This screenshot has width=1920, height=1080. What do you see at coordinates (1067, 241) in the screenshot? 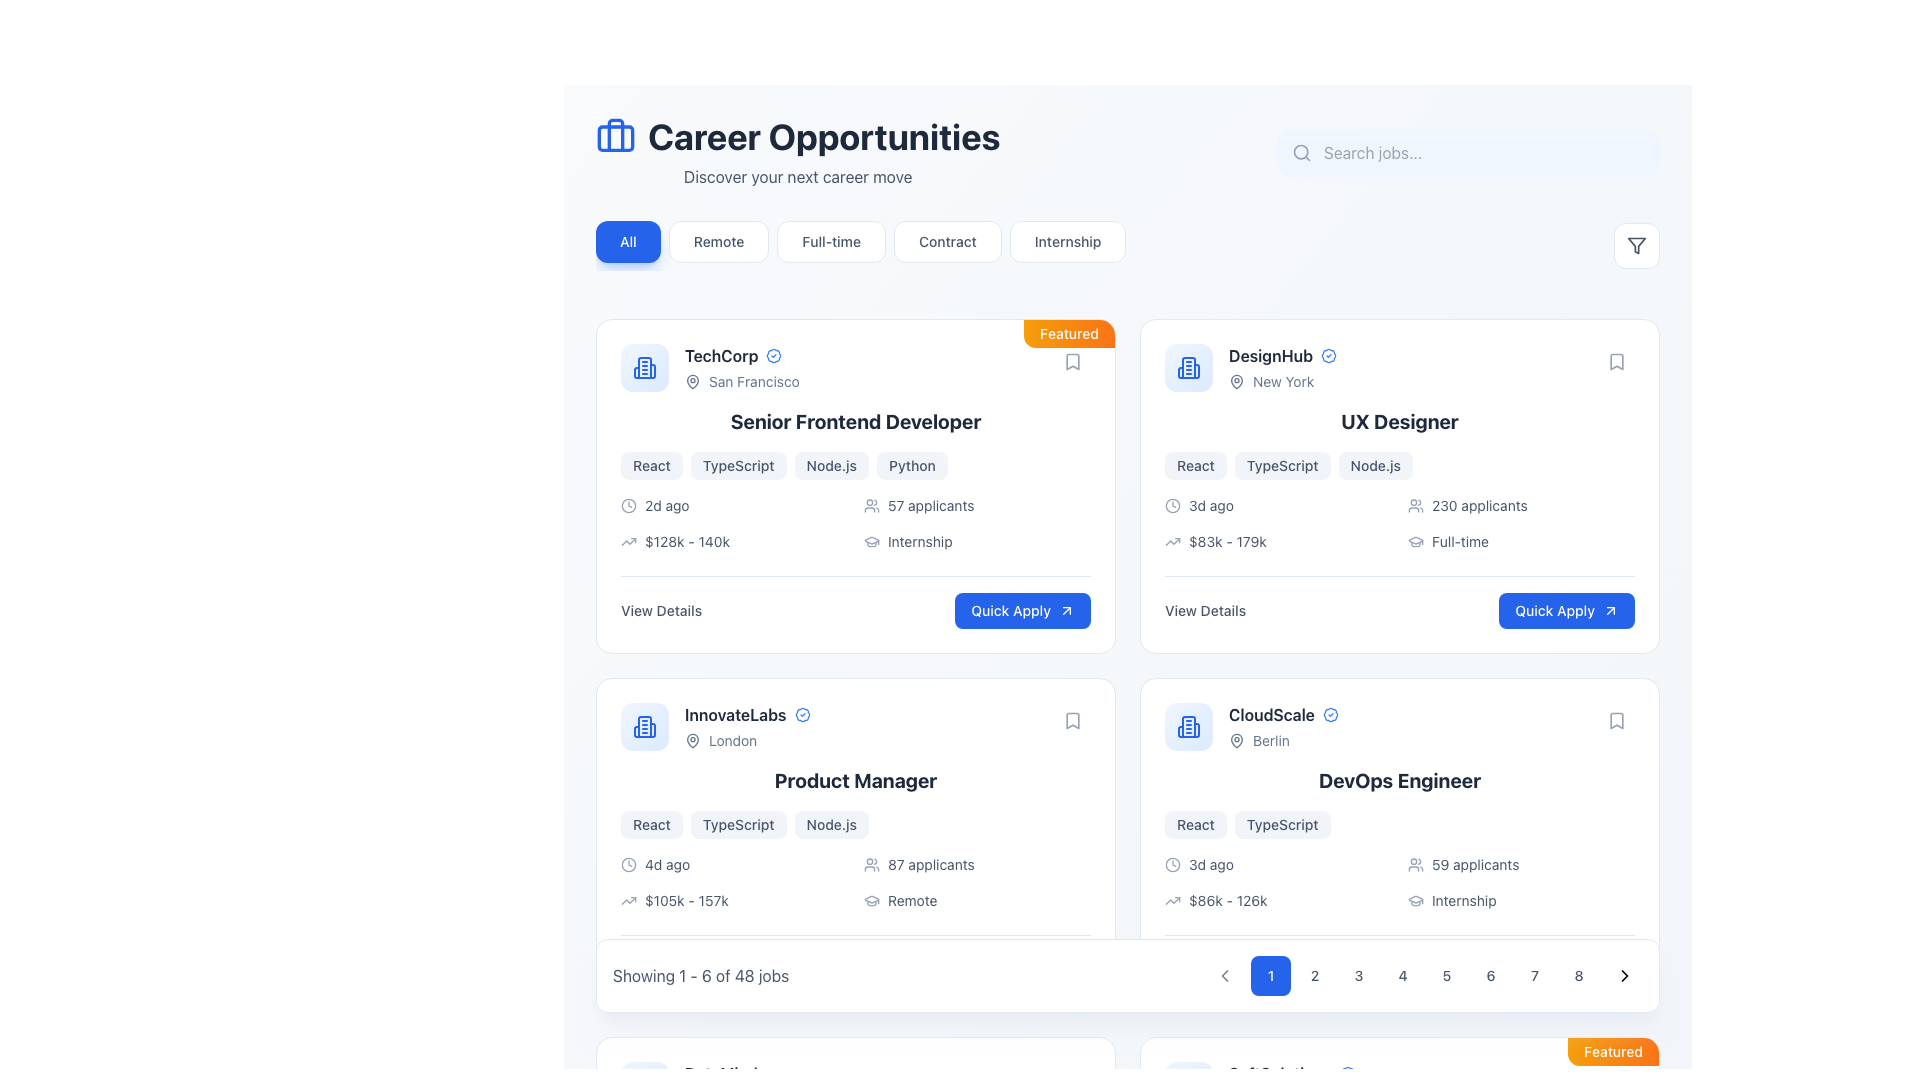
I see `the 'Internship' button, which is a rounded rectangular button with a white background and slate-gray text, to filter results` at bounding box center [1067, 241].